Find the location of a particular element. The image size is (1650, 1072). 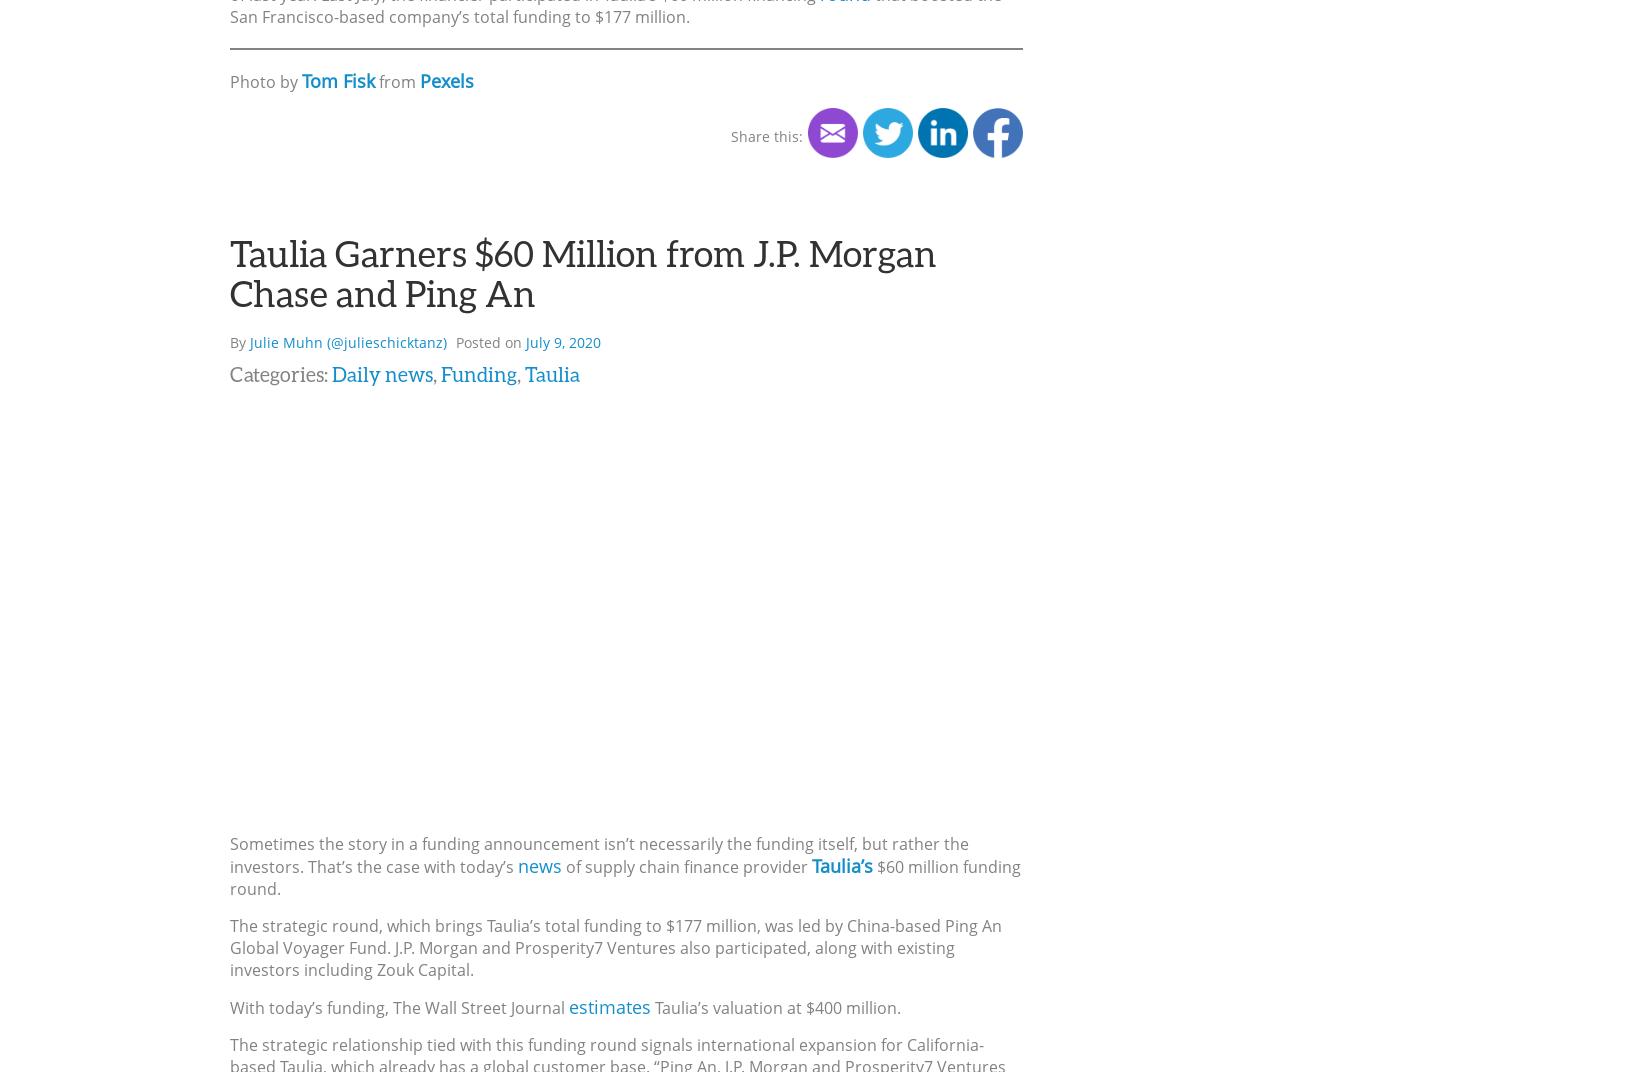

'Posted on' is located at coordinates (490, 341).